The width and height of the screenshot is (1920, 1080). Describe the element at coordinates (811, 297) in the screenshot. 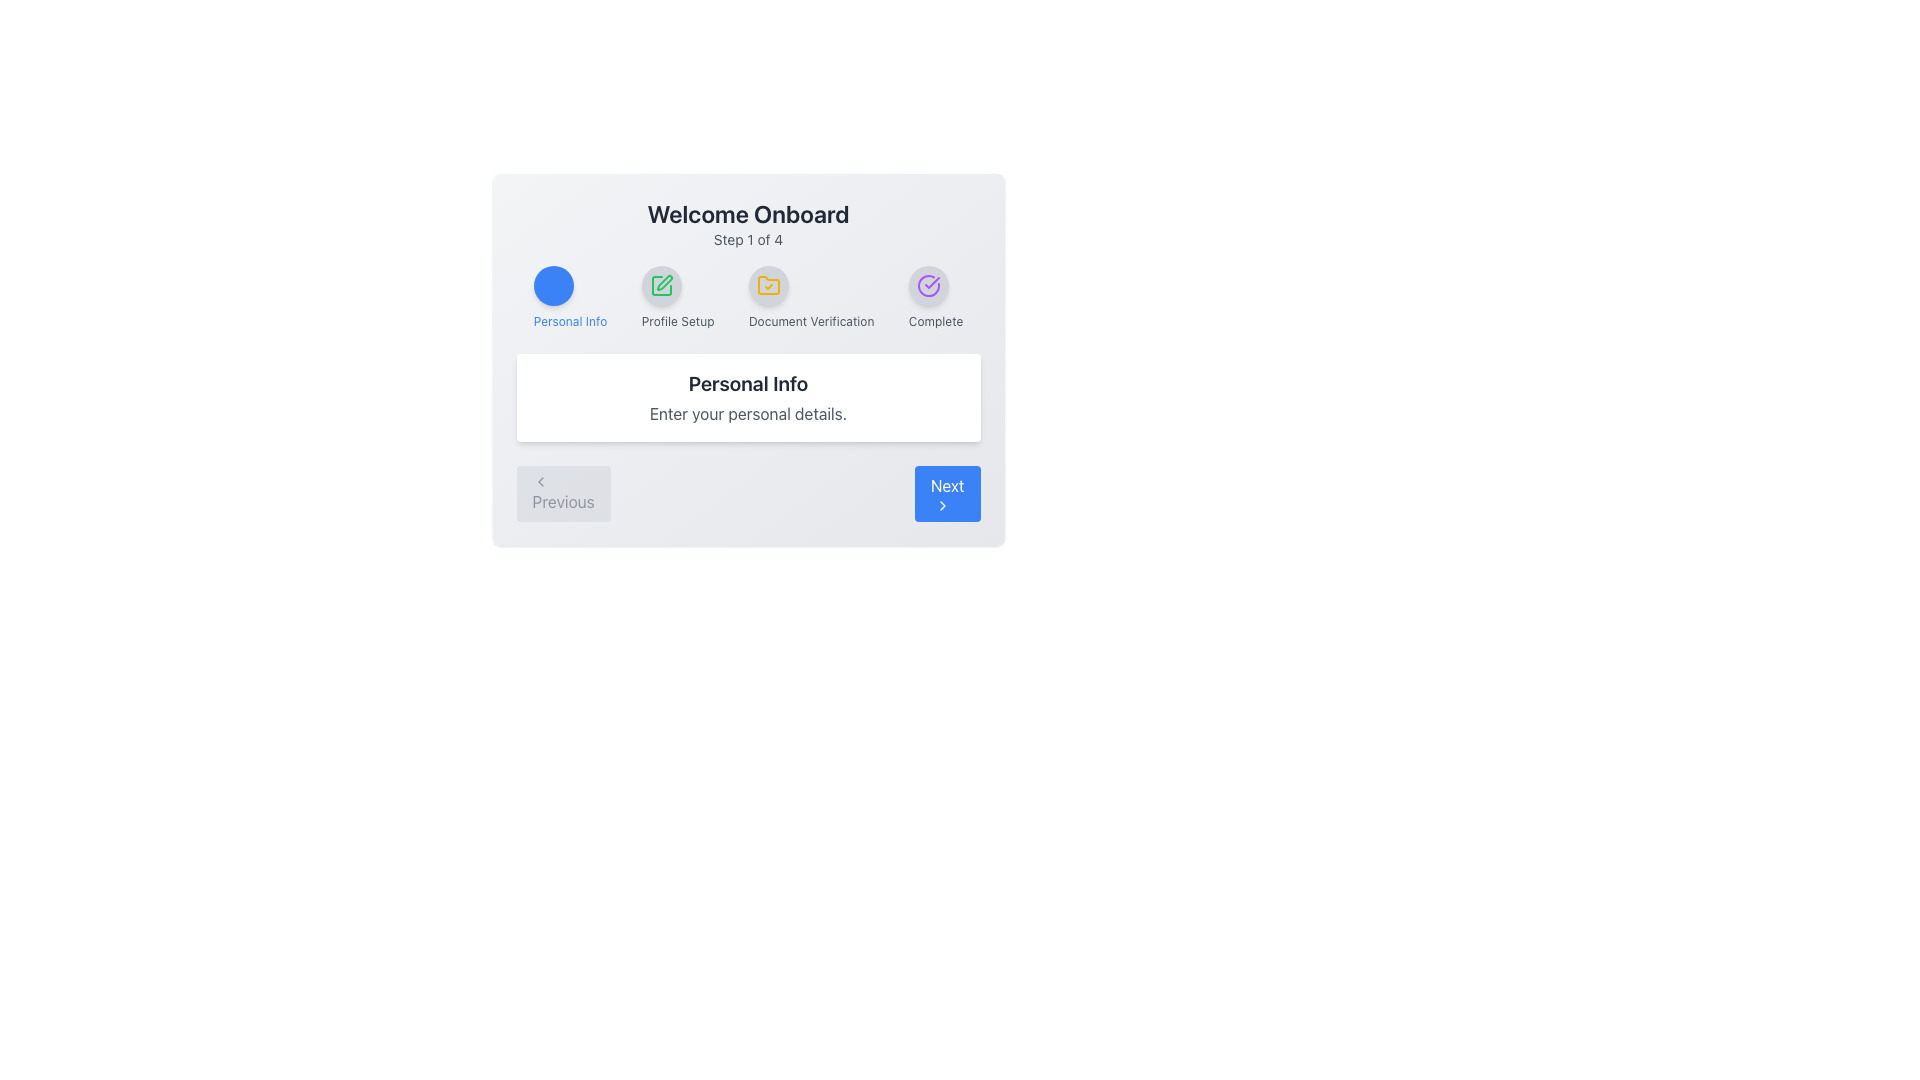

I see `the 'Document Verification' step indicator, which is the third item in a horizontal sequence of four steps in the multi-step process` at that location.